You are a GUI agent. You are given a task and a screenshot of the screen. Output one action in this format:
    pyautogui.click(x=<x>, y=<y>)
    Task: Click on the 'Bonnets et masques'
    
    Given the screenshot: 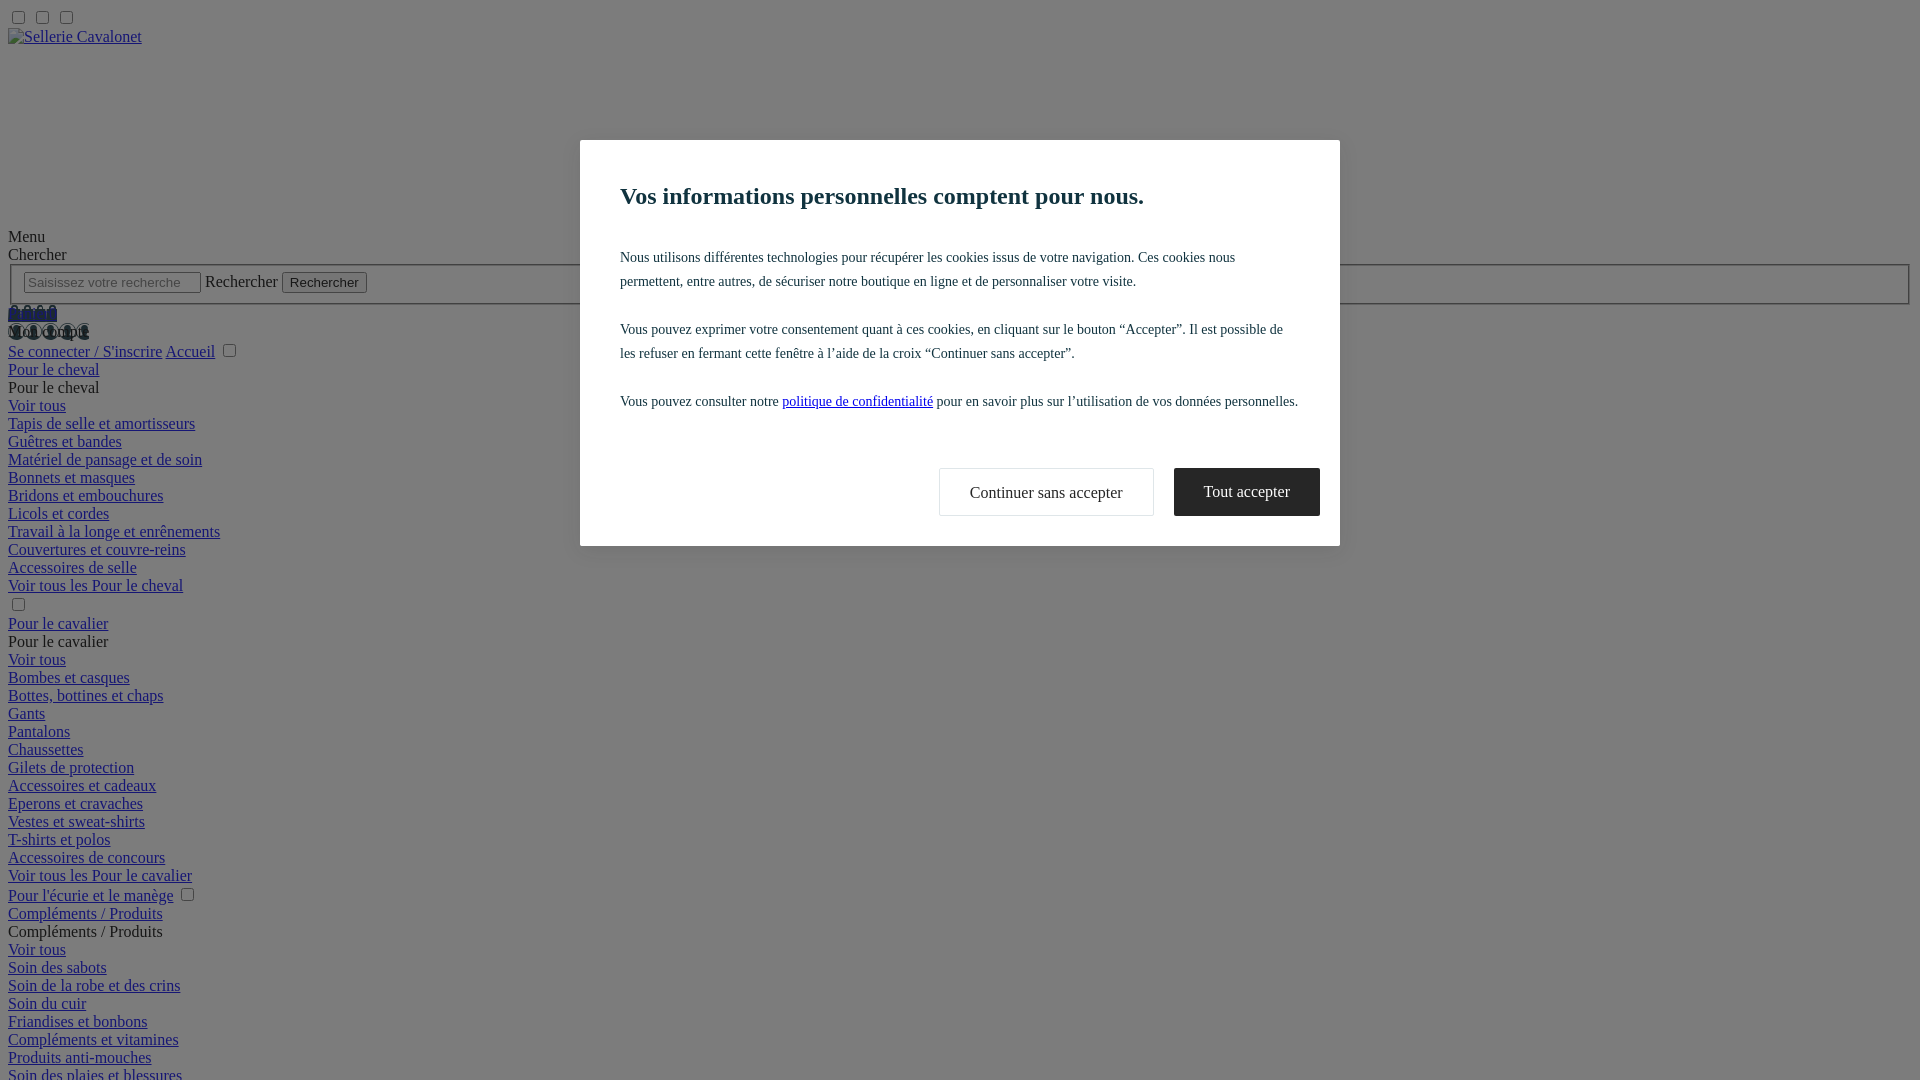 What is the action you would take?
    pyautogui.click(x=71, y=477)
    